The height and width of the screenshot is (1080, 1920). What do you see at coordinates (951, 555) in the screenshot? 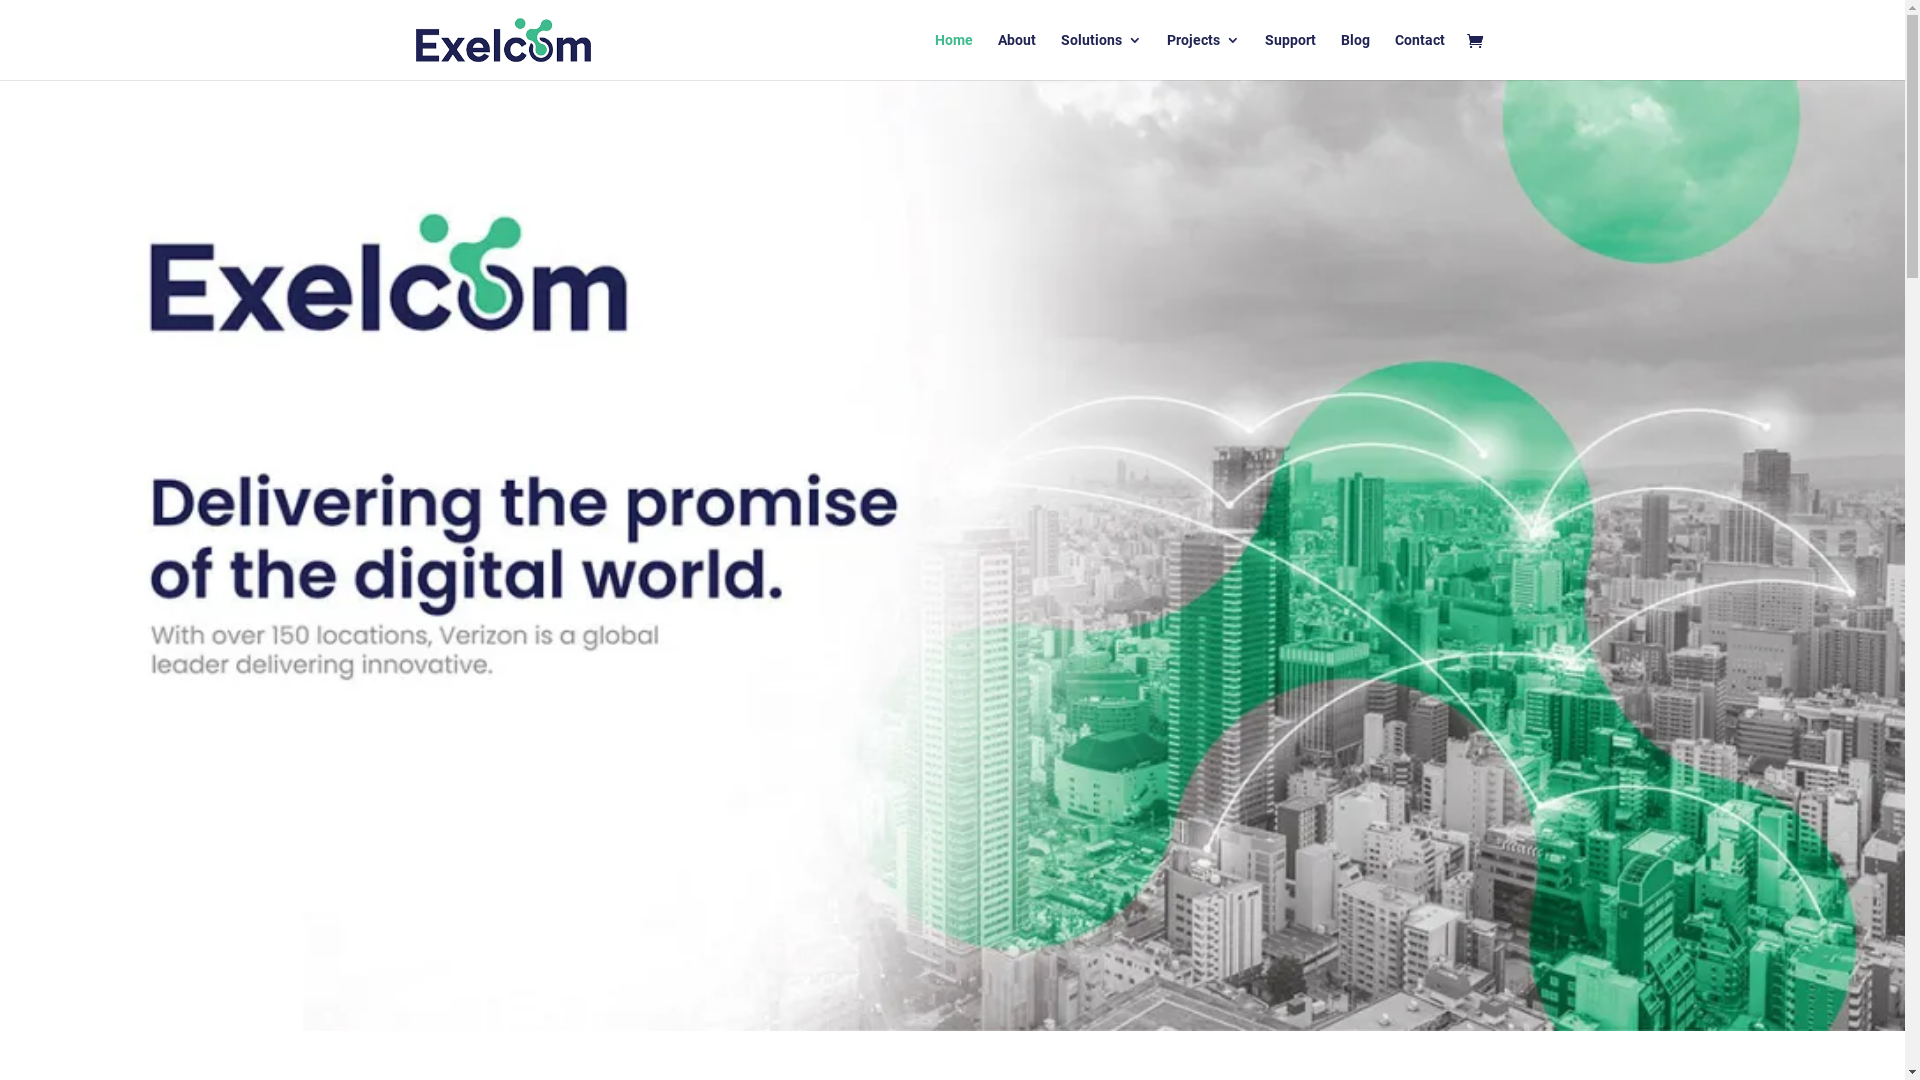
I see `'home-banner-img'` at bounding box center [951, 555].